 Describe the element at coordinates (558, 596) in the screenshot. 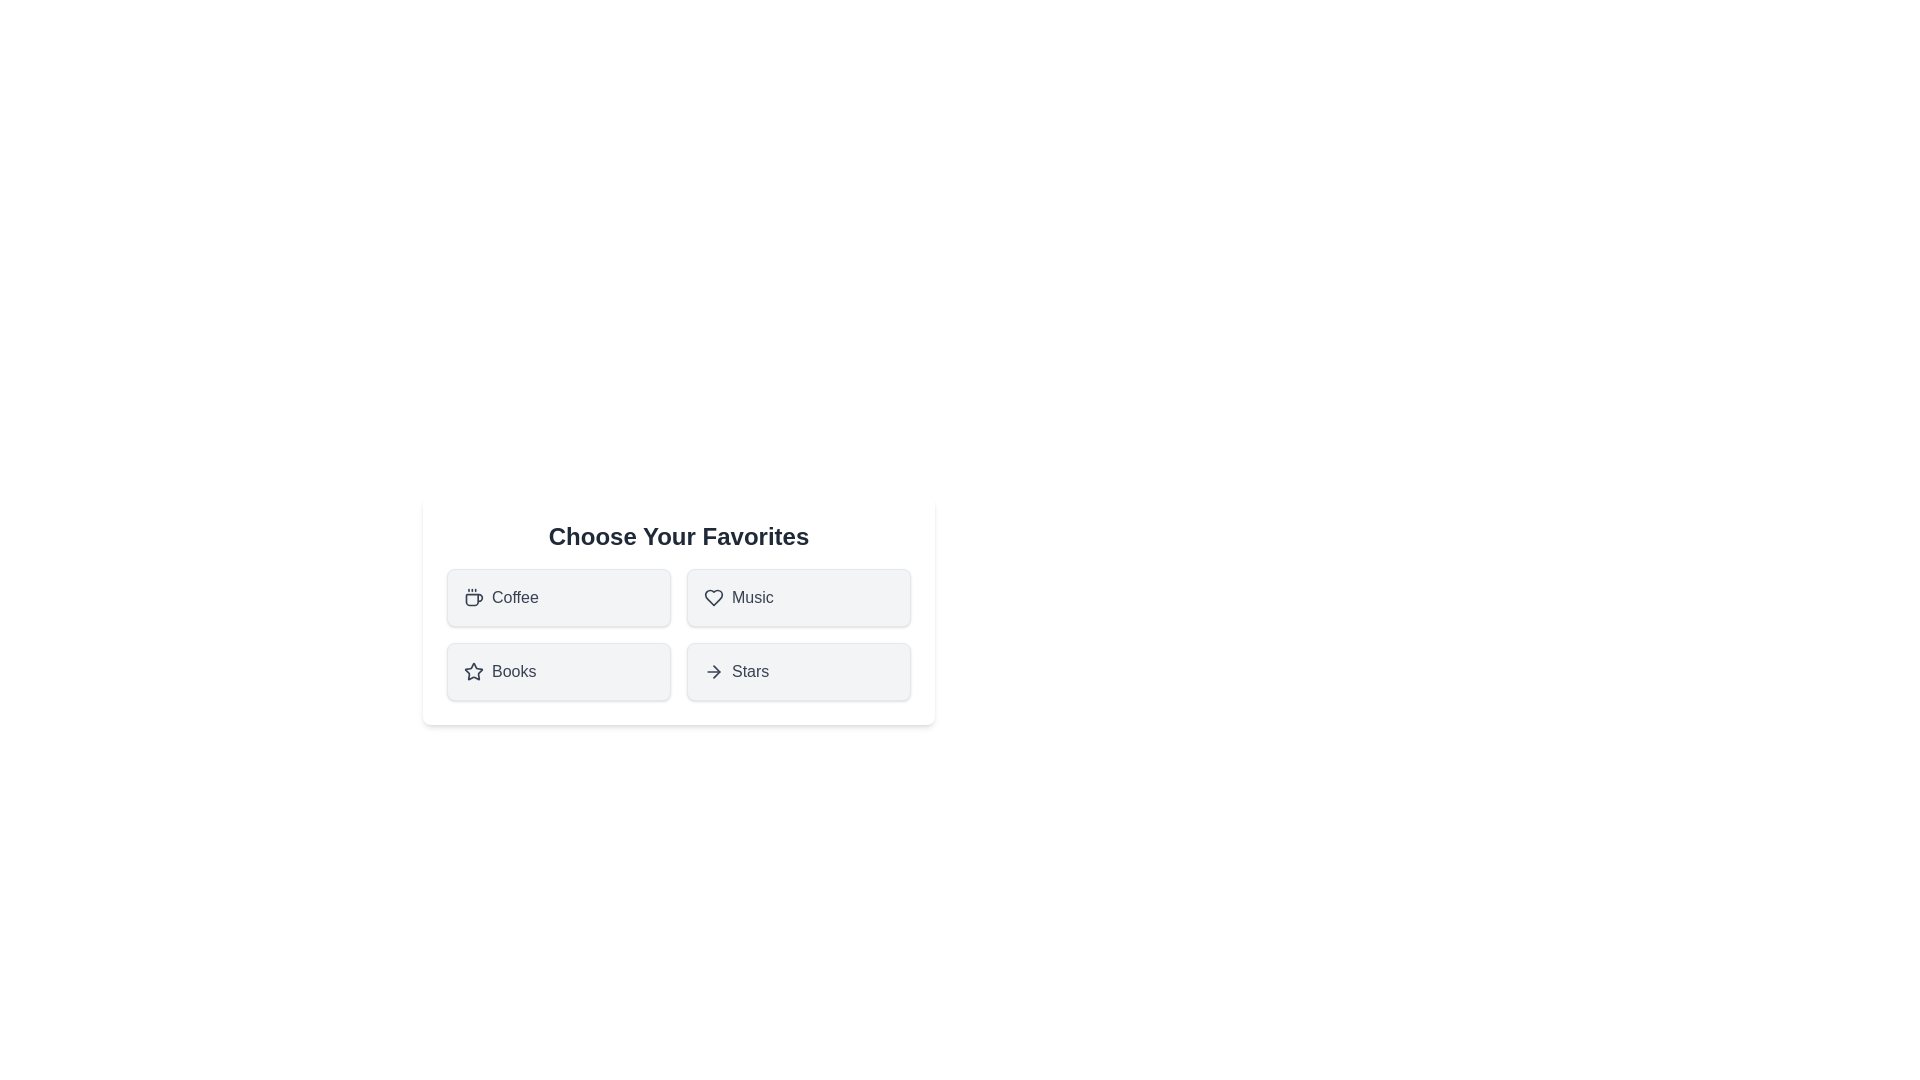

I see `the 'Coffee' button, which is the first item in a 2x2 grid layout` at that location.